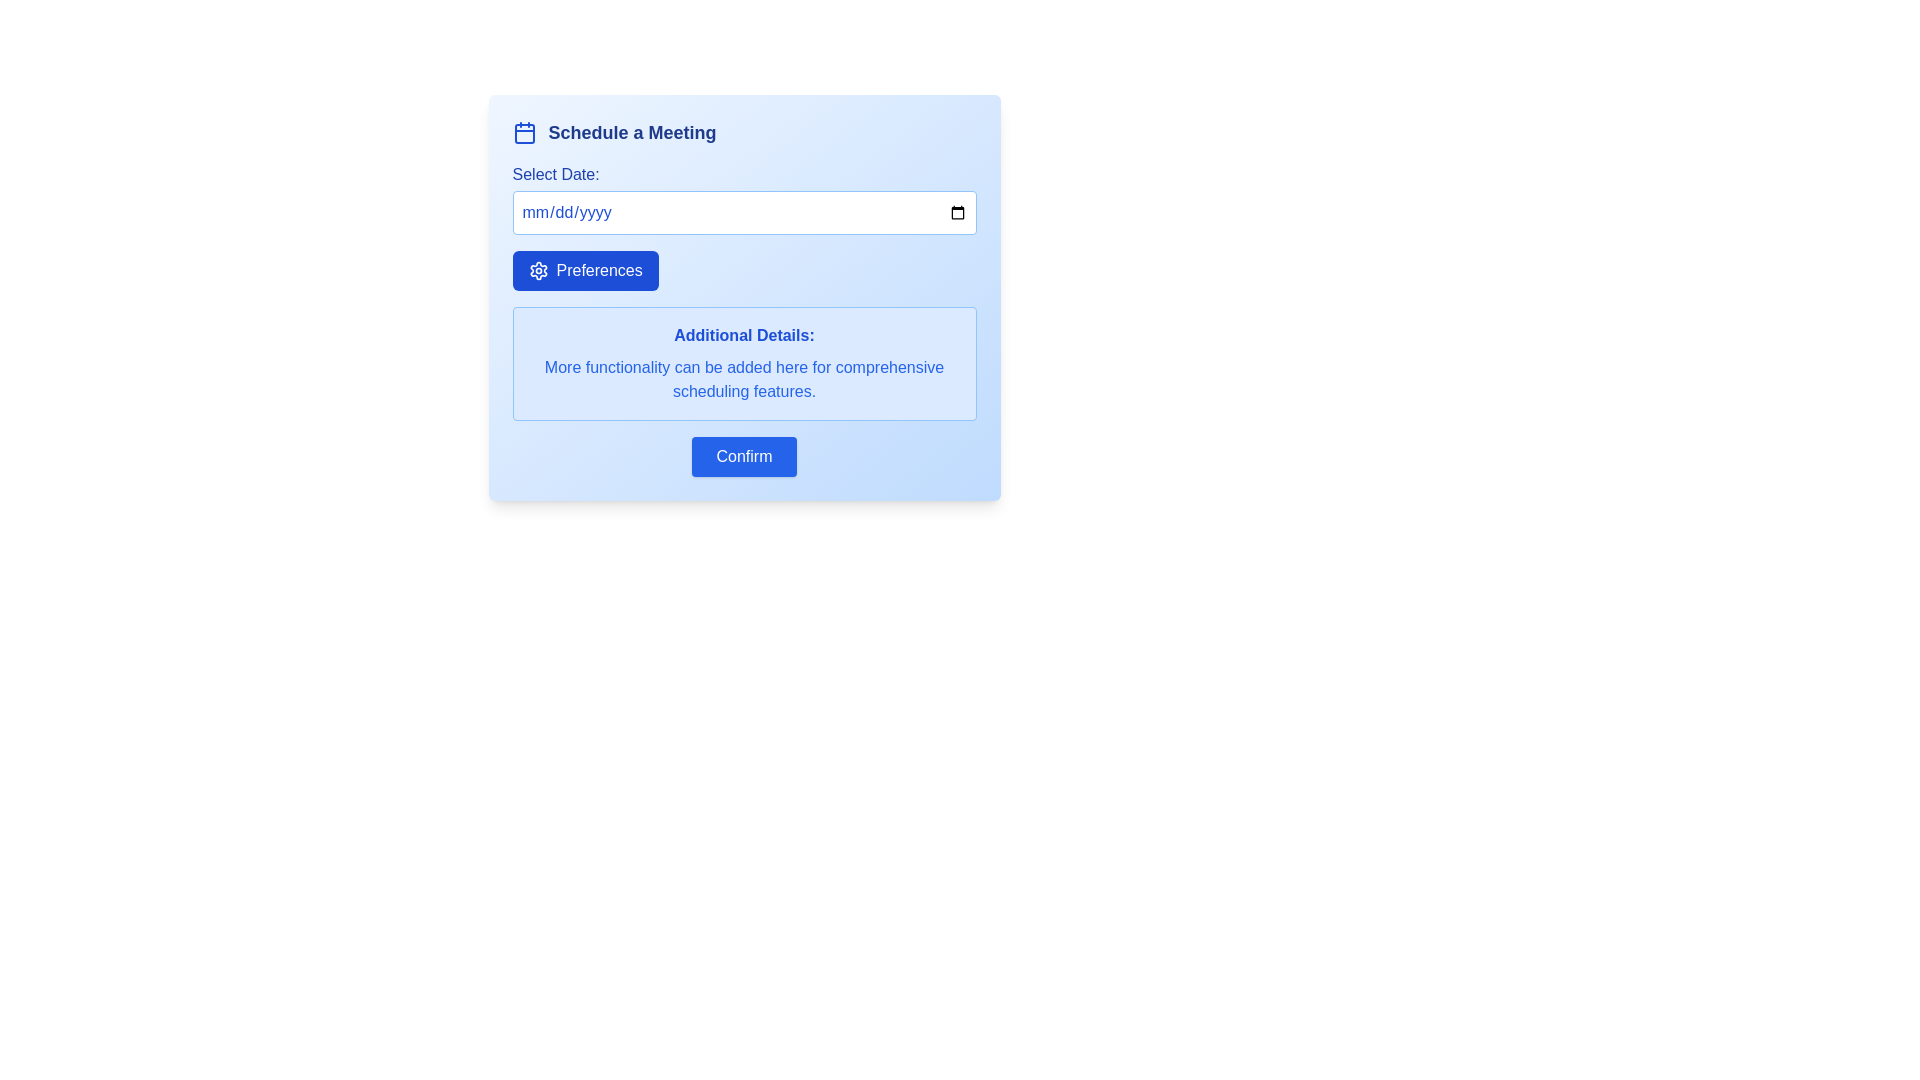  What do you see at coordinates (524, 132) in the screenshot?
I see `the calendar icon located at the top-left corner of the 'Schedule a Meeting' card` at bounding box center [524, 132].